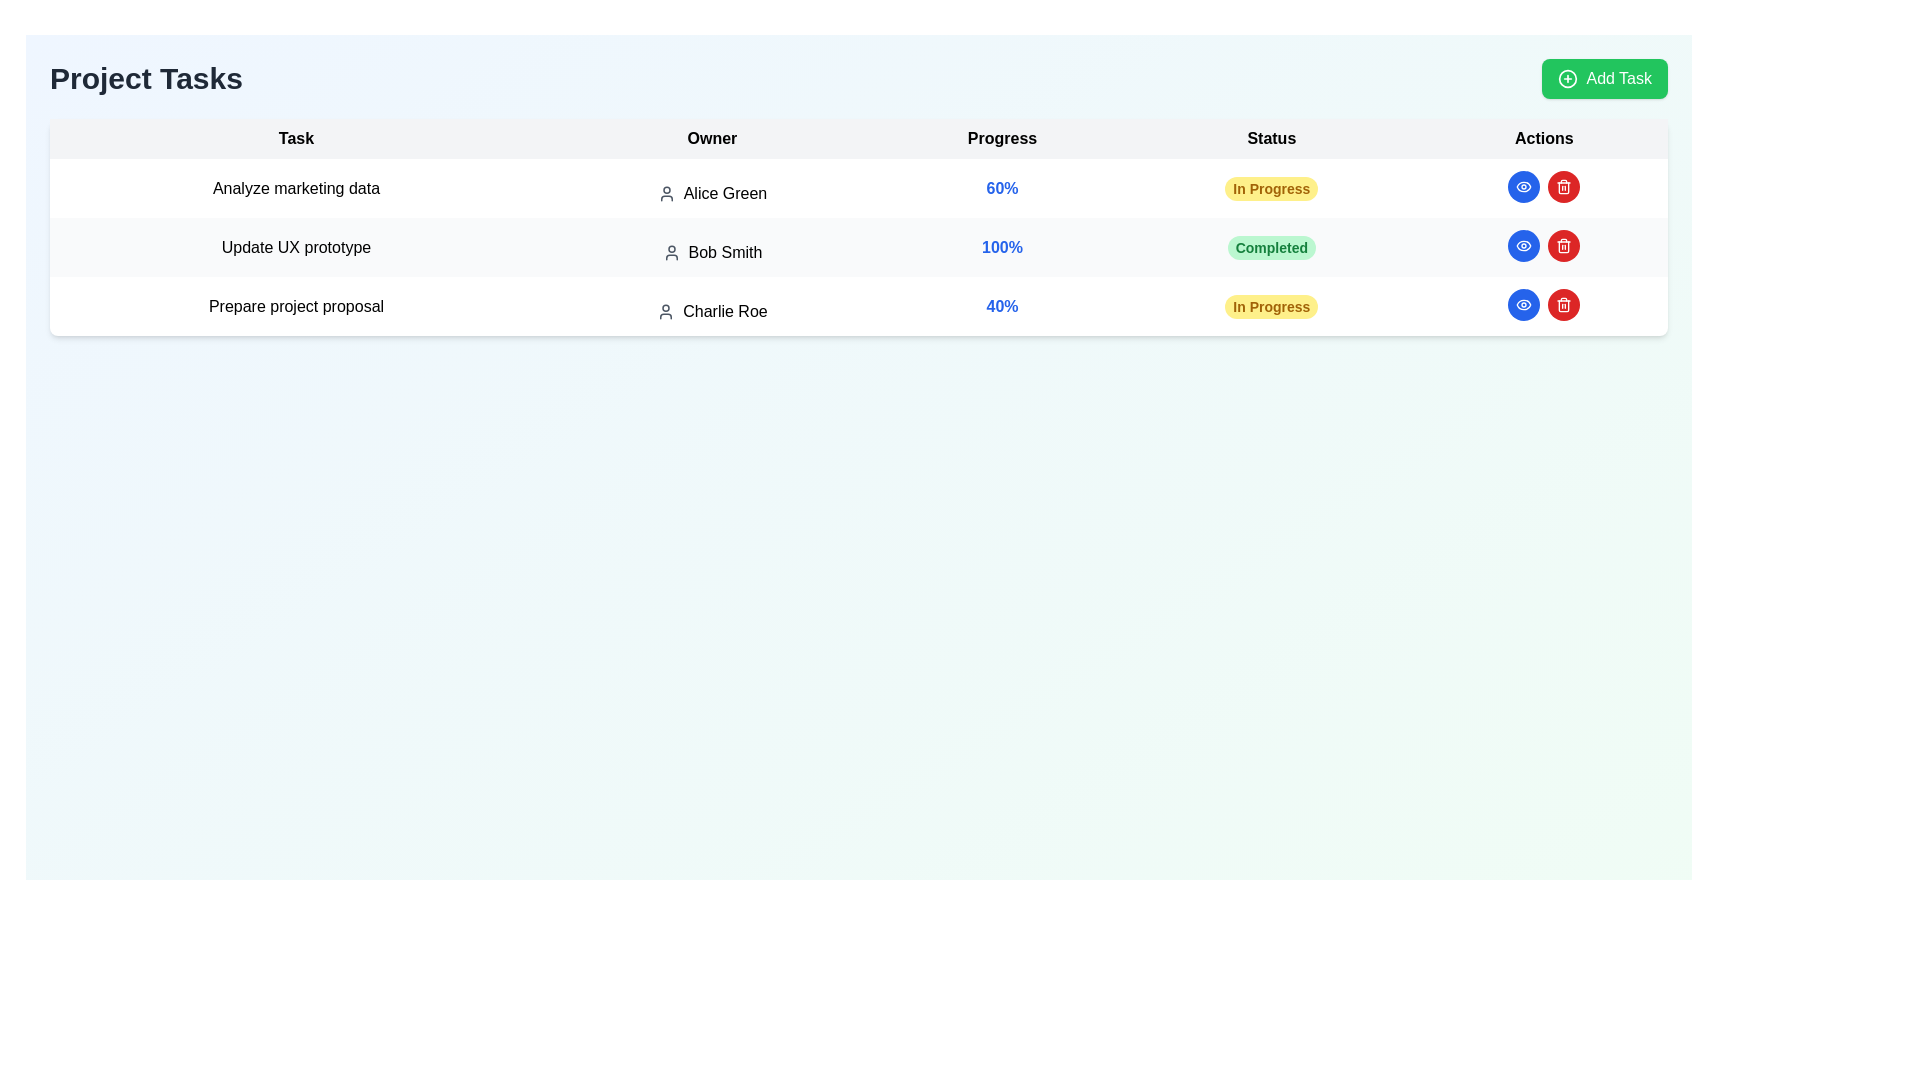  What do you see at coordinates (295, 306) in the screenshot?
I see `the static text label displaying 'Prepare project proposal', which is located in the first column of the third row within the 'Project Tasks' table, directly below 'Update UX prototype'` at bounding box center [295, 306].